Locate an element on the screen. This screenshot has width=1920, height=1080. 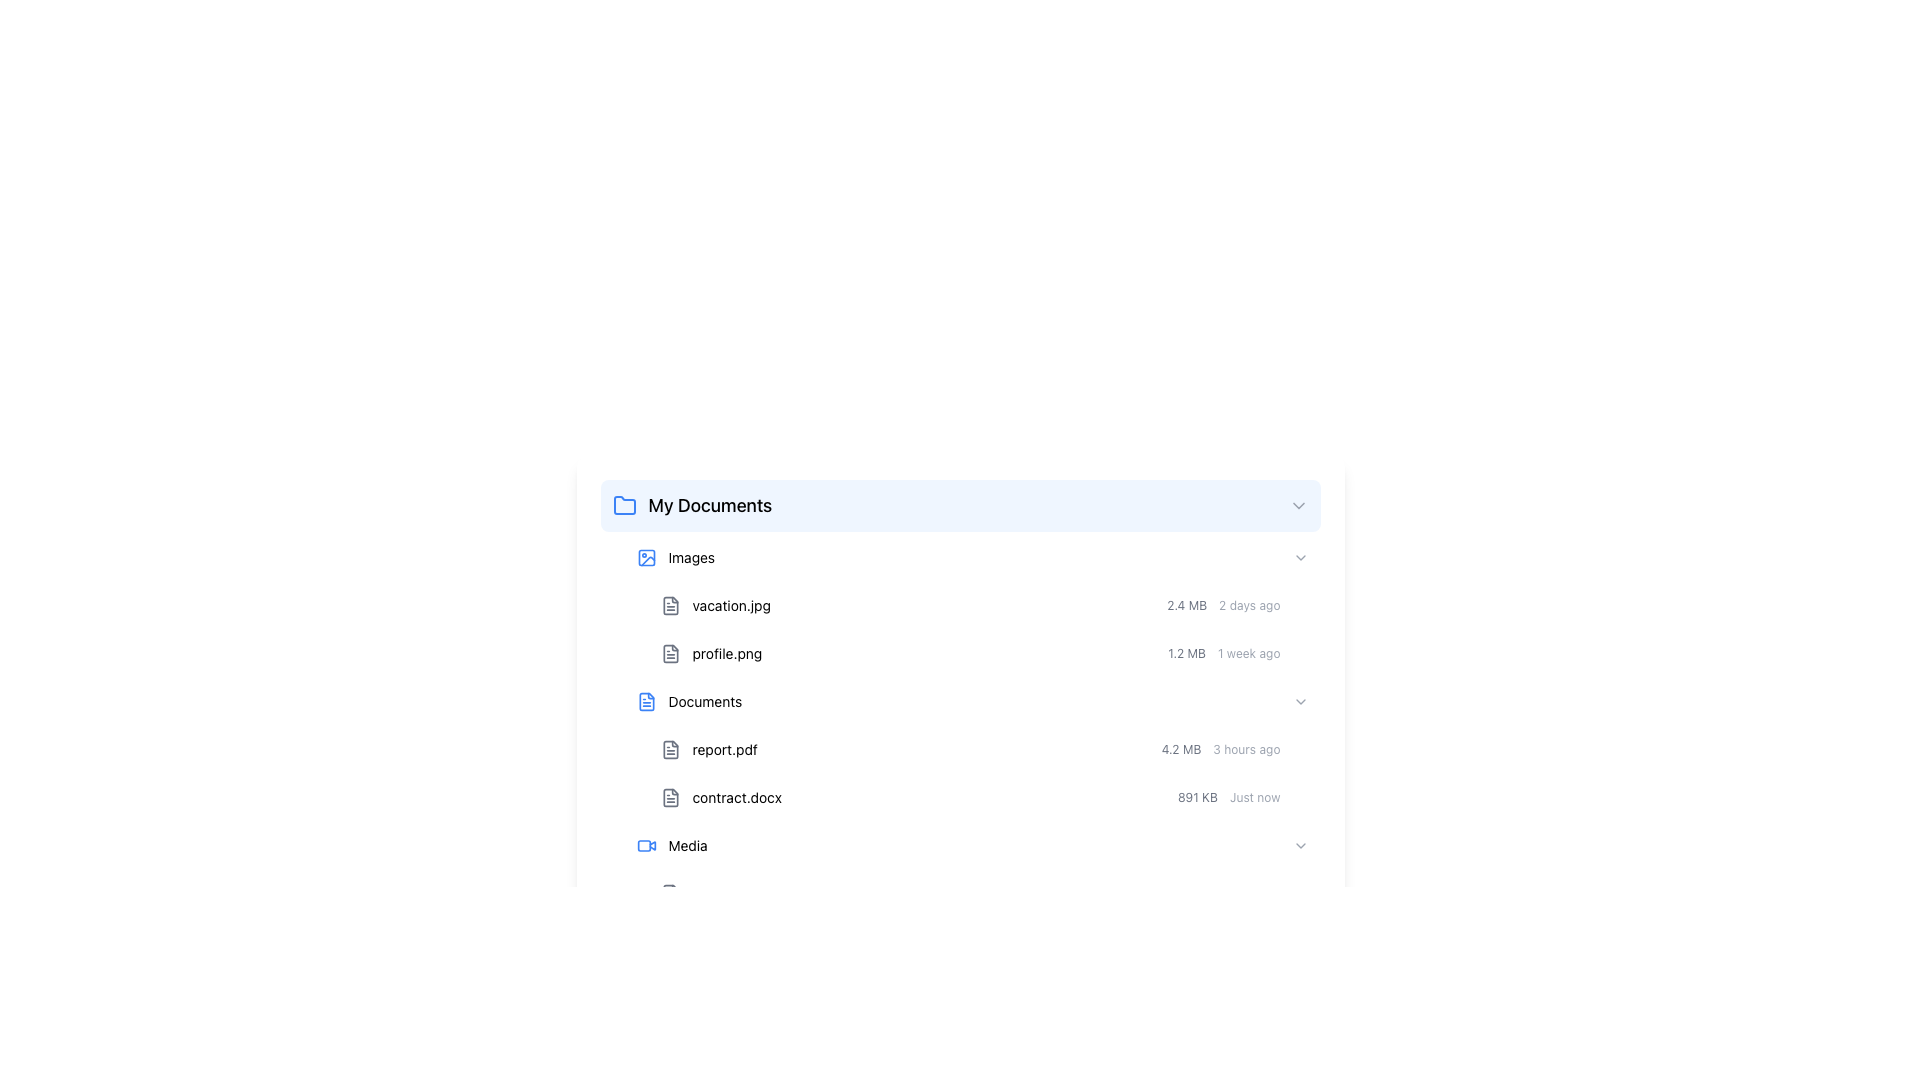
the document file icon, which is a vector graphic with a folded top-right corner, located to the left of the text 'Media' at the bottom of the list of document folder entries is located at coordinates (670, 893).